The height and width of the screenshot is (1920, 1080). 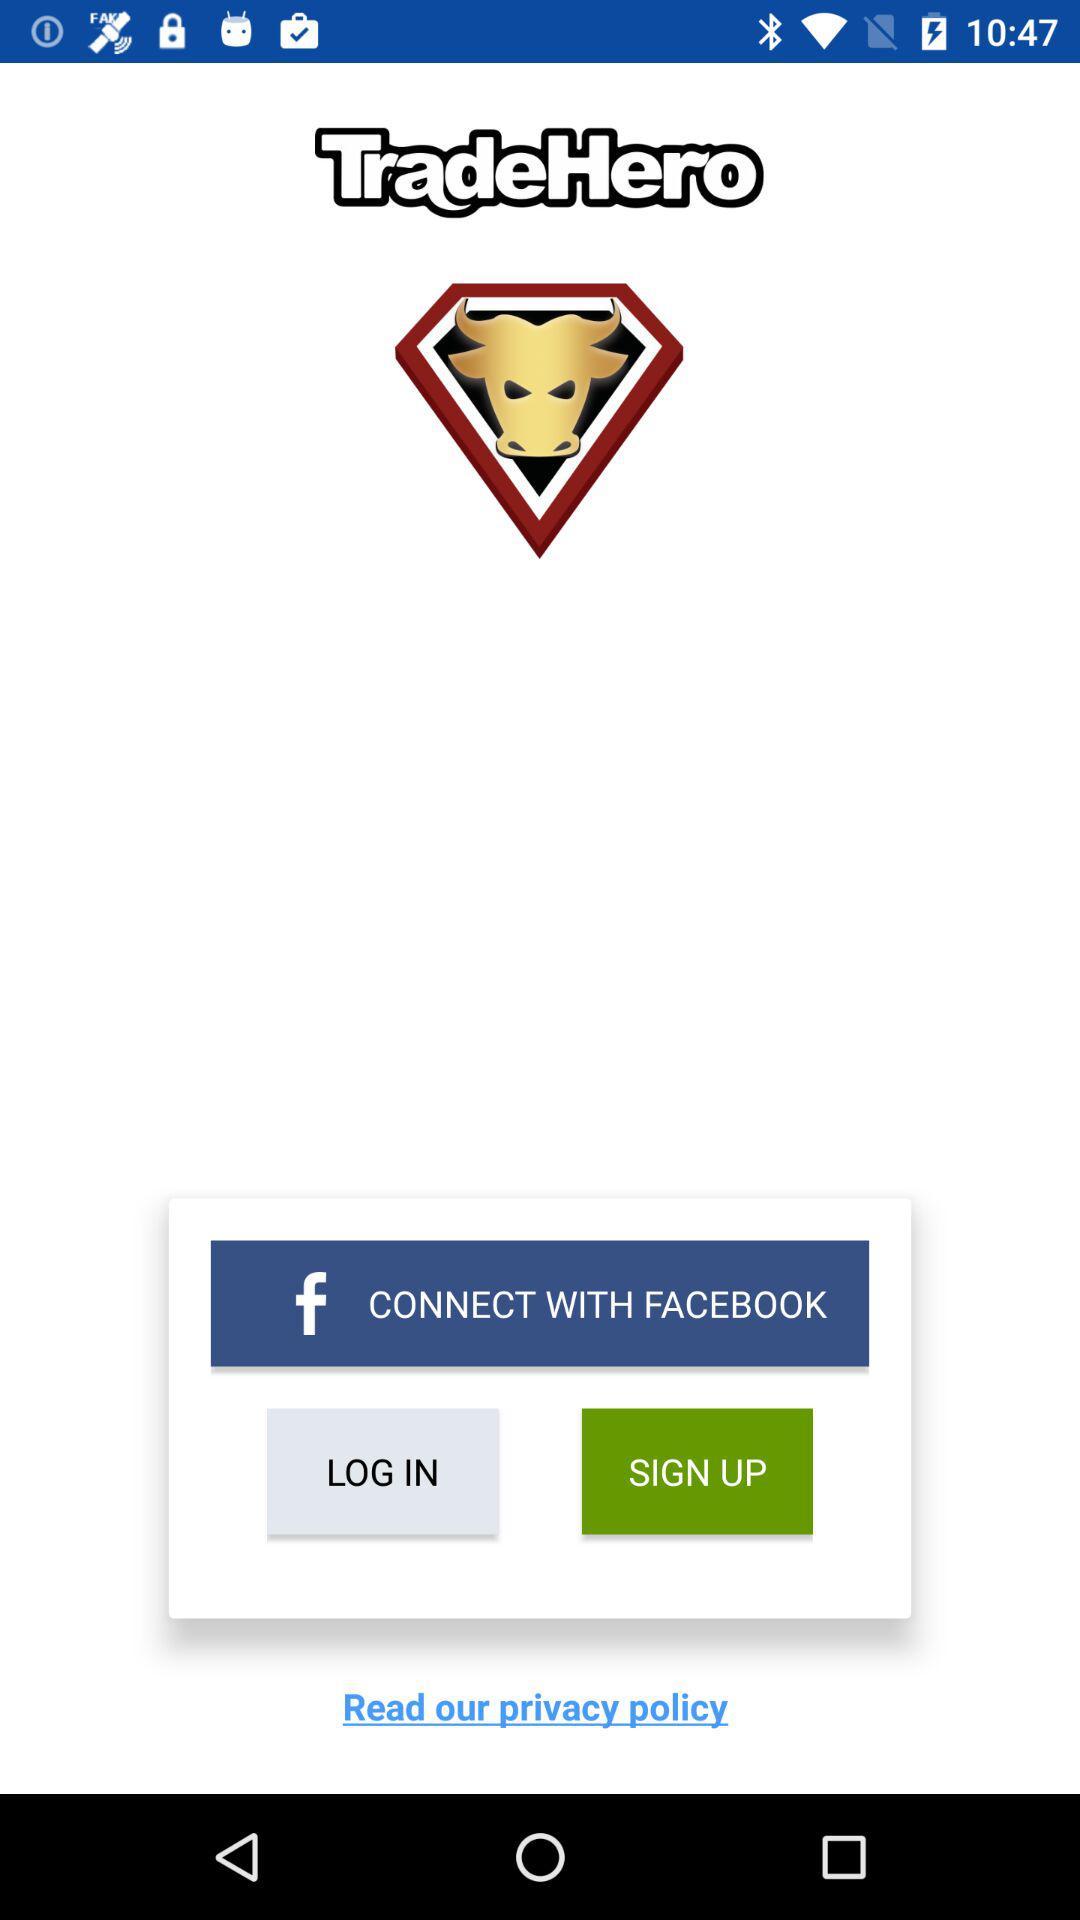 What do you see at coordinates (696, 1471) in the screenshot?
I see `item to the right of the log in icon` at bounding box center [696, 1471].